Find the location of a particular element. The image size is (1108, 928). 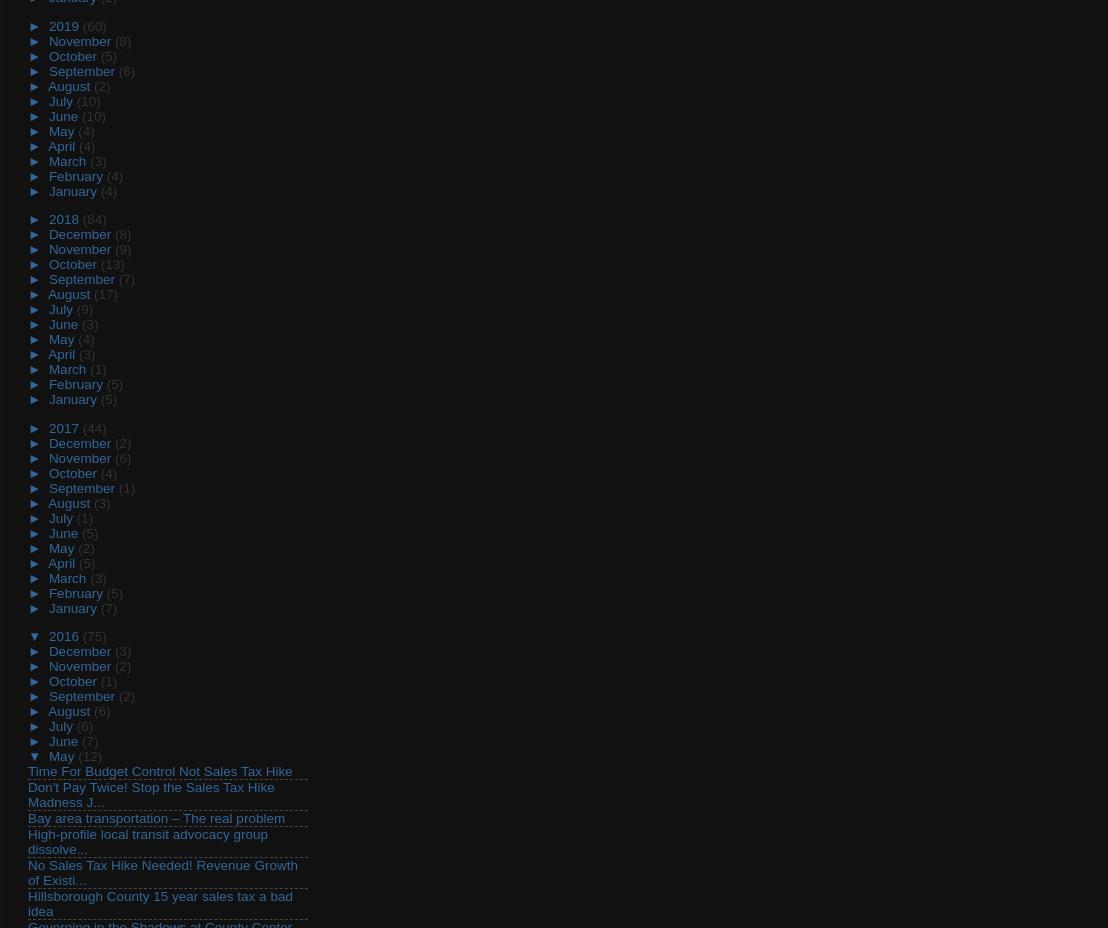

'(84)' is located at coordinates (93, 219).